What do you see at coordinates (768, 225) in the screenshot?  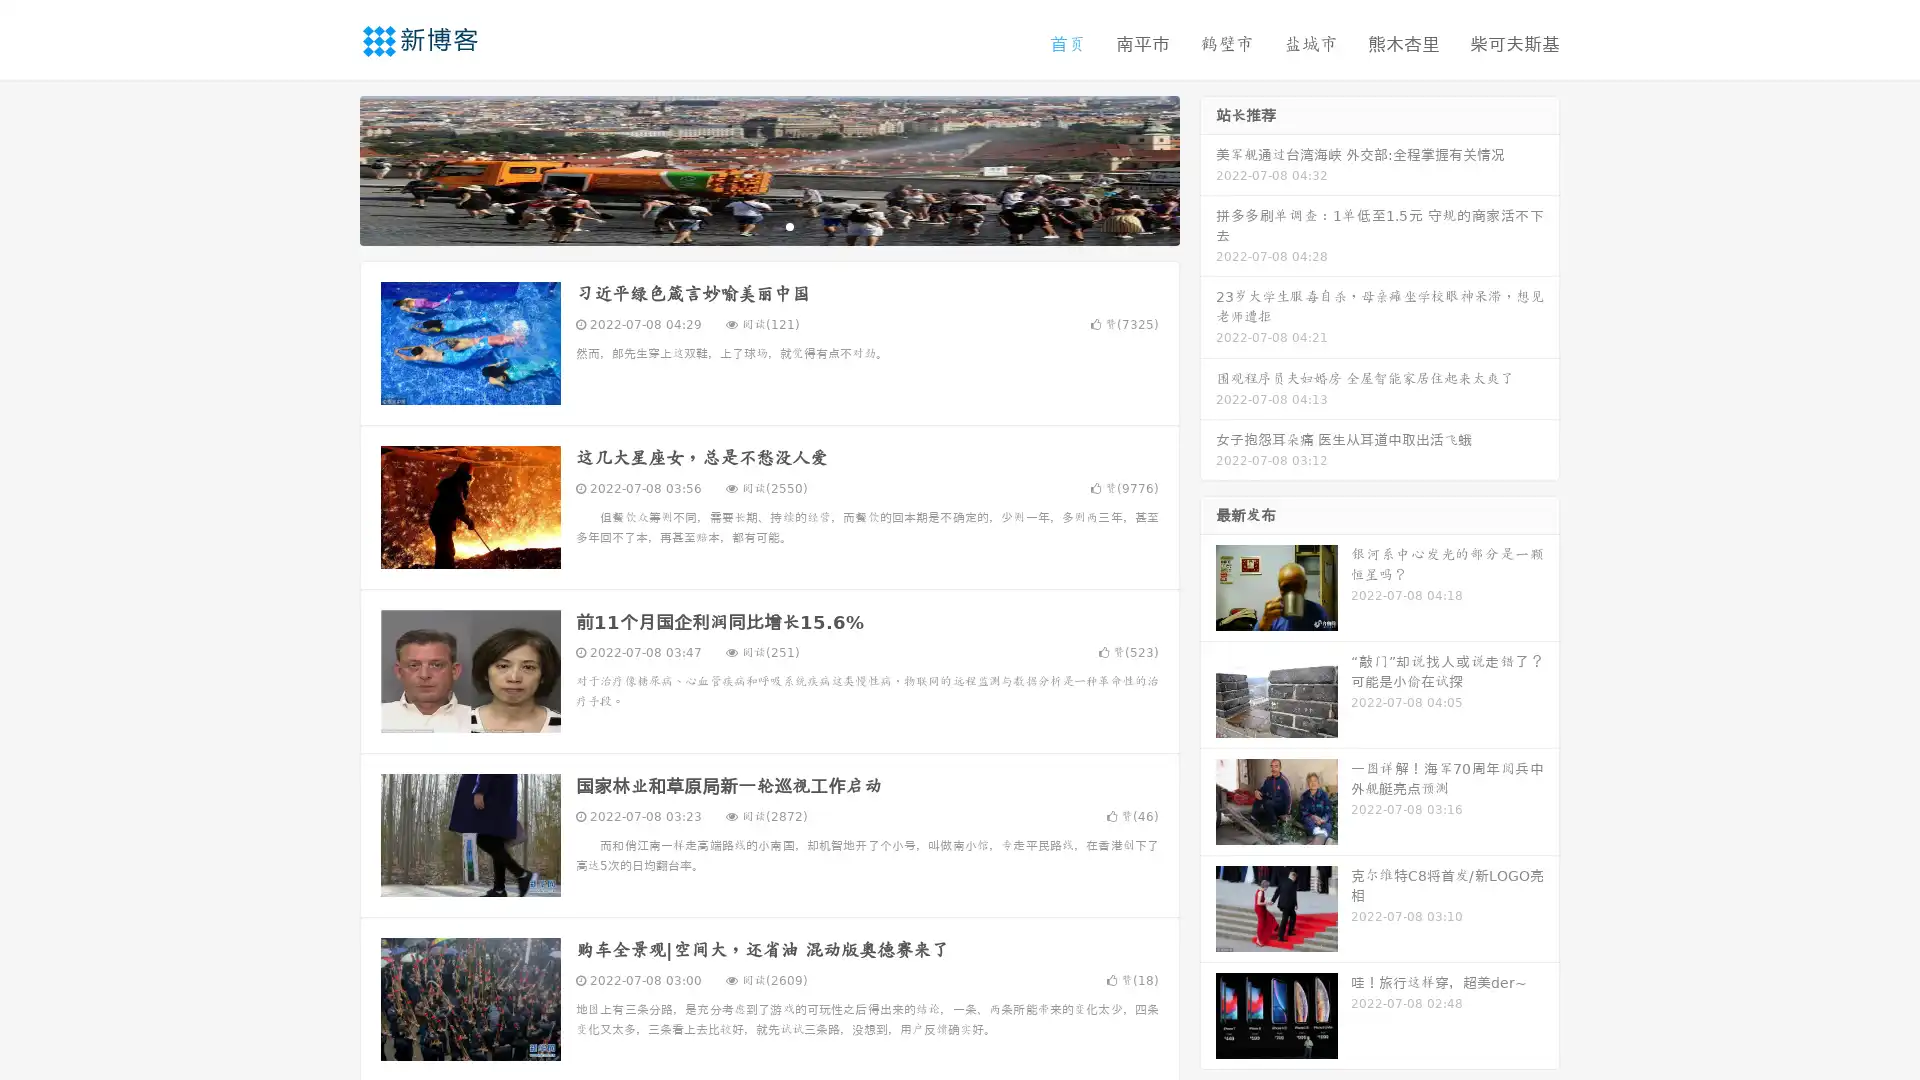 I see `Go to slide 2` at bounding box center [768, 225].